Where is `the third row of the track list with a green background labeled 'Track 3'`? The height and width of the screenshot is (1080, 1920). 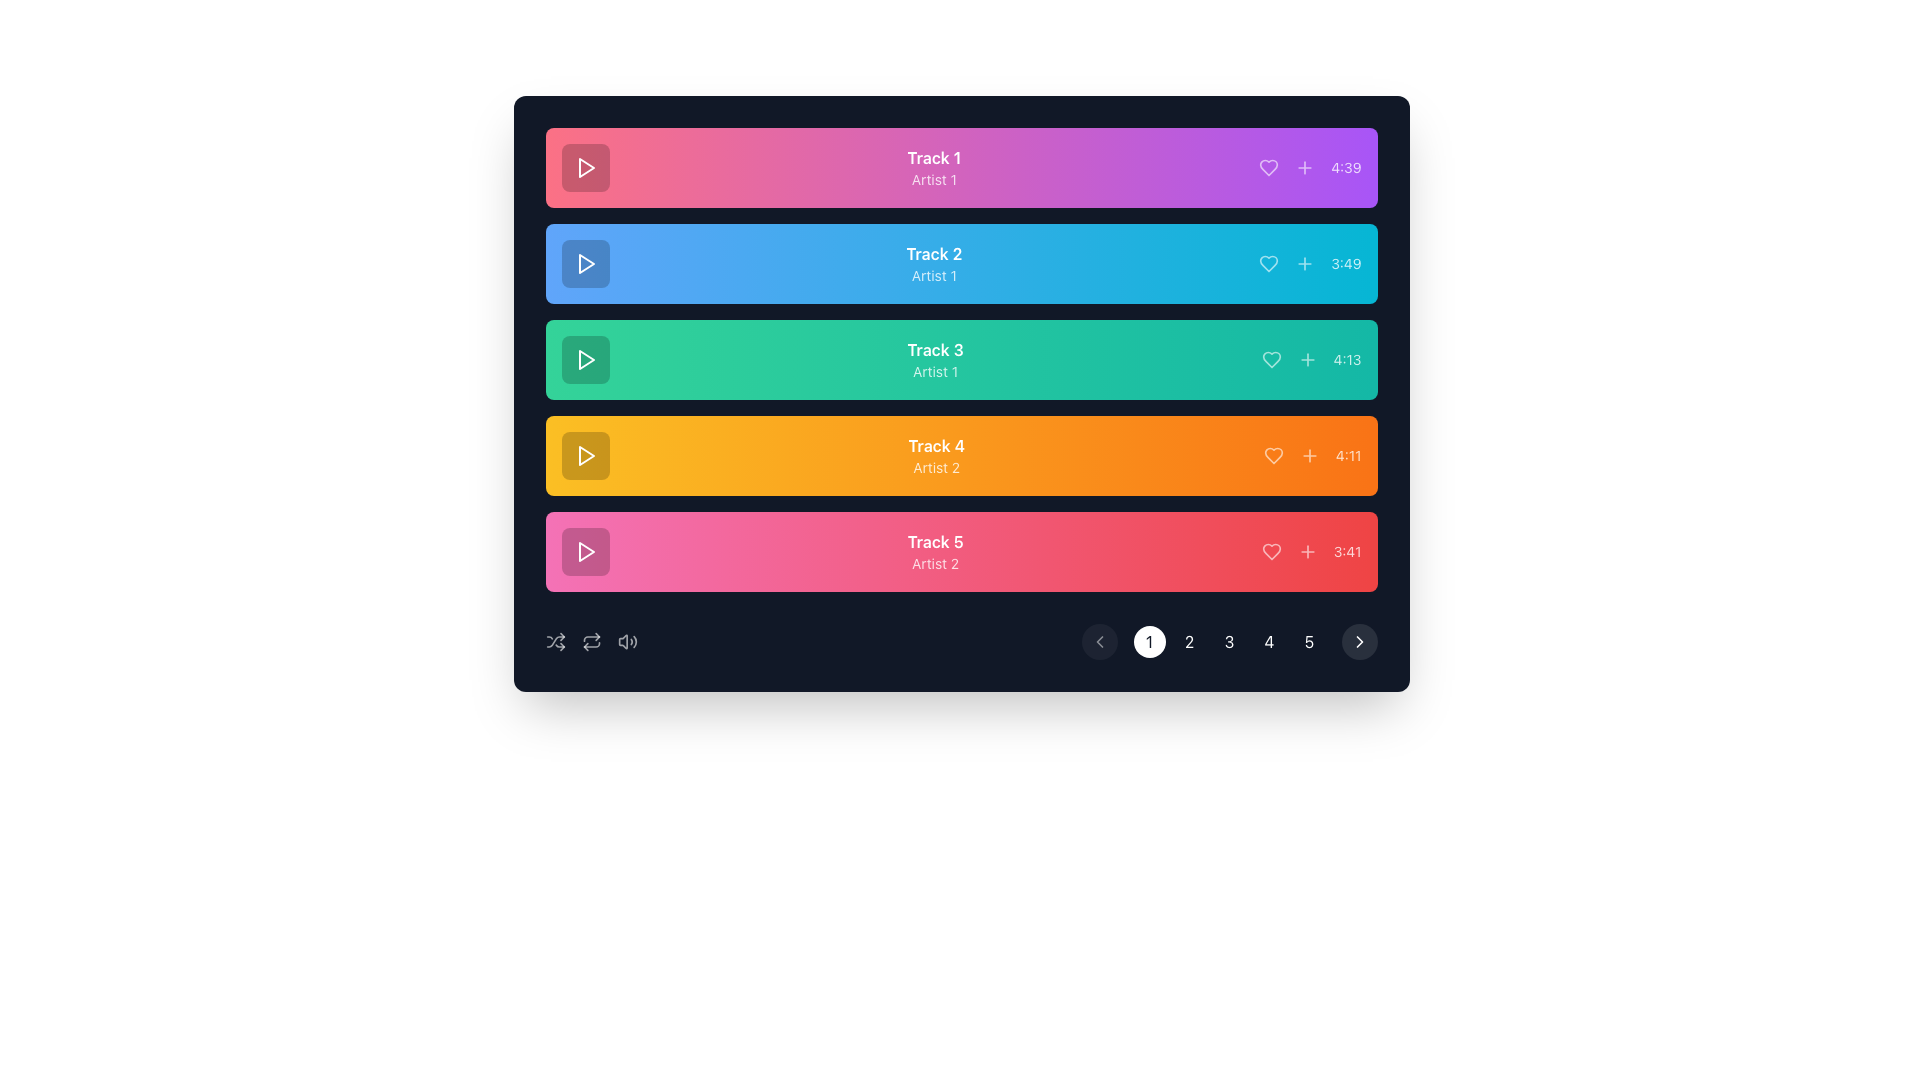
the third row of the track list with a green background labeled 'Track 3' is located at coordinates (961, 358).